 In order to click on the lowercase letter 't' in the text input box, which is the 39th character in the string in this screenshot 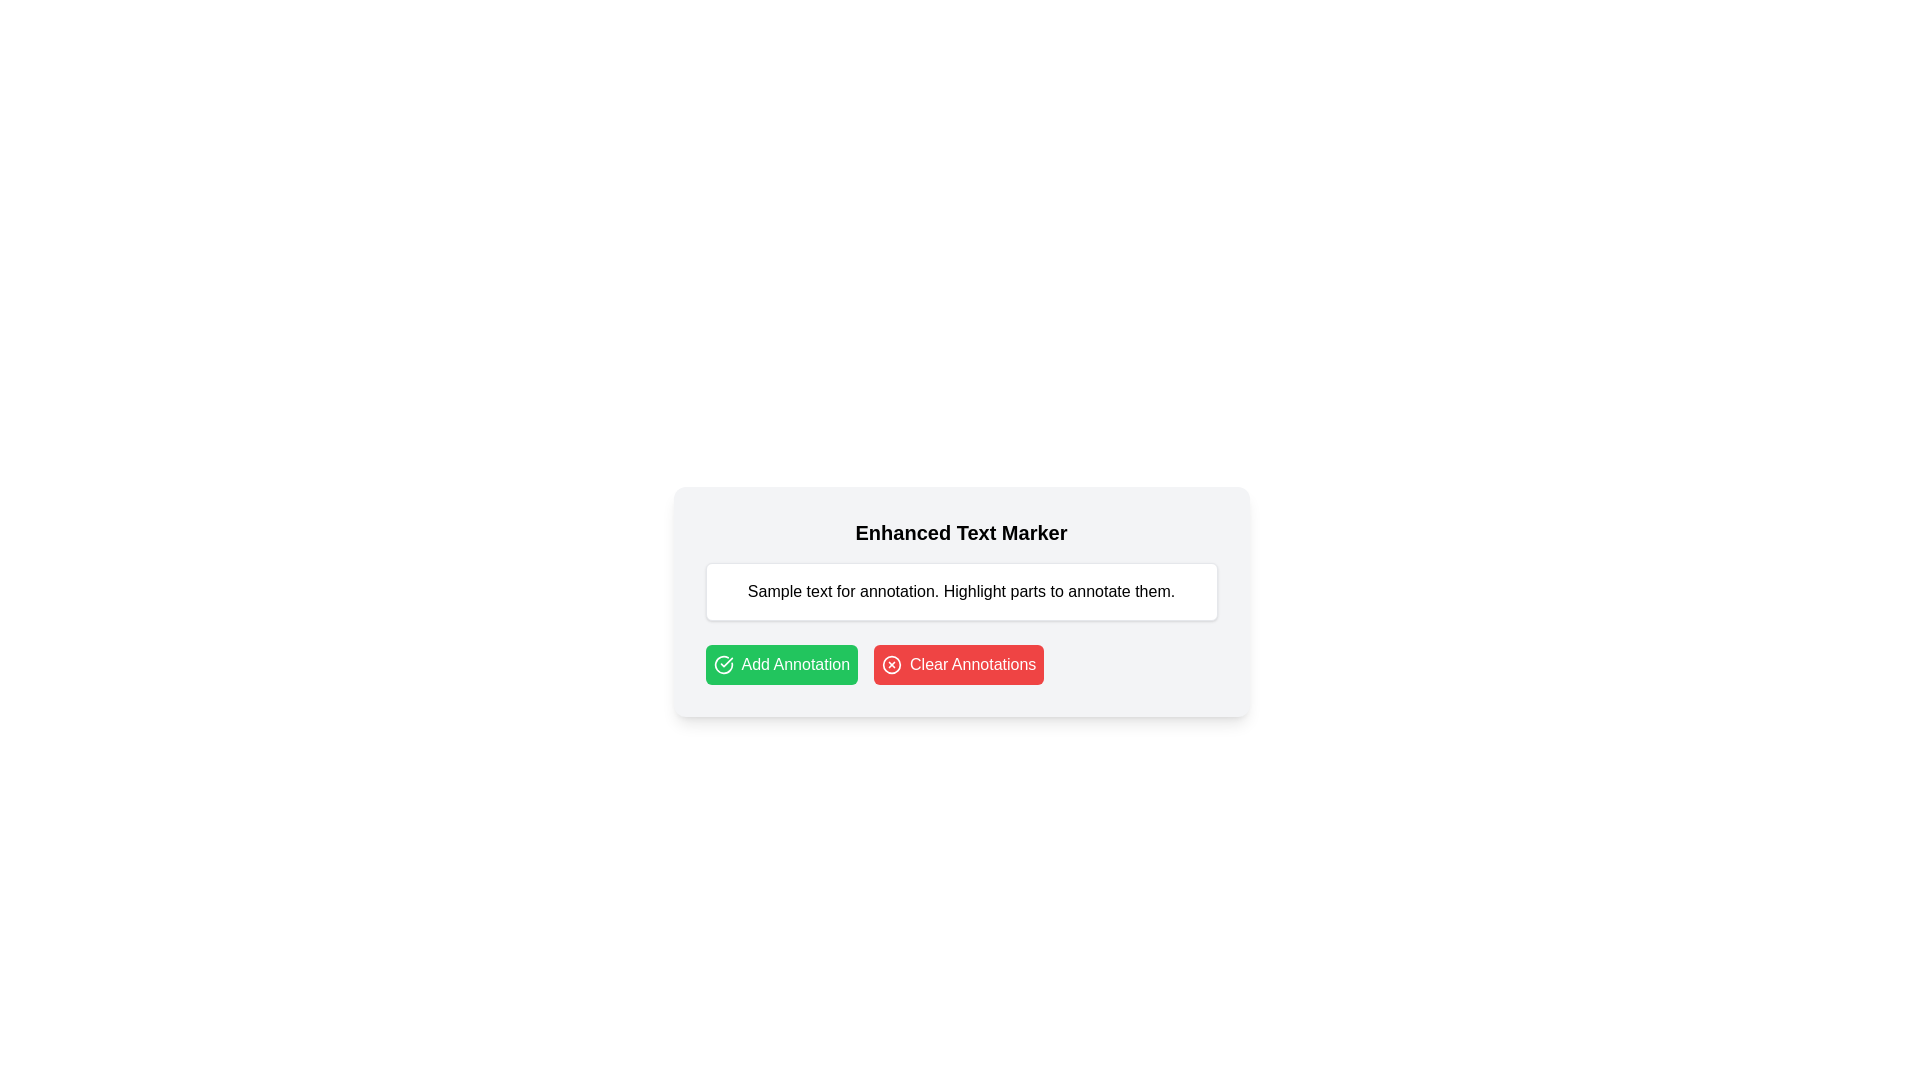, I will do `click(1003, 590)`.